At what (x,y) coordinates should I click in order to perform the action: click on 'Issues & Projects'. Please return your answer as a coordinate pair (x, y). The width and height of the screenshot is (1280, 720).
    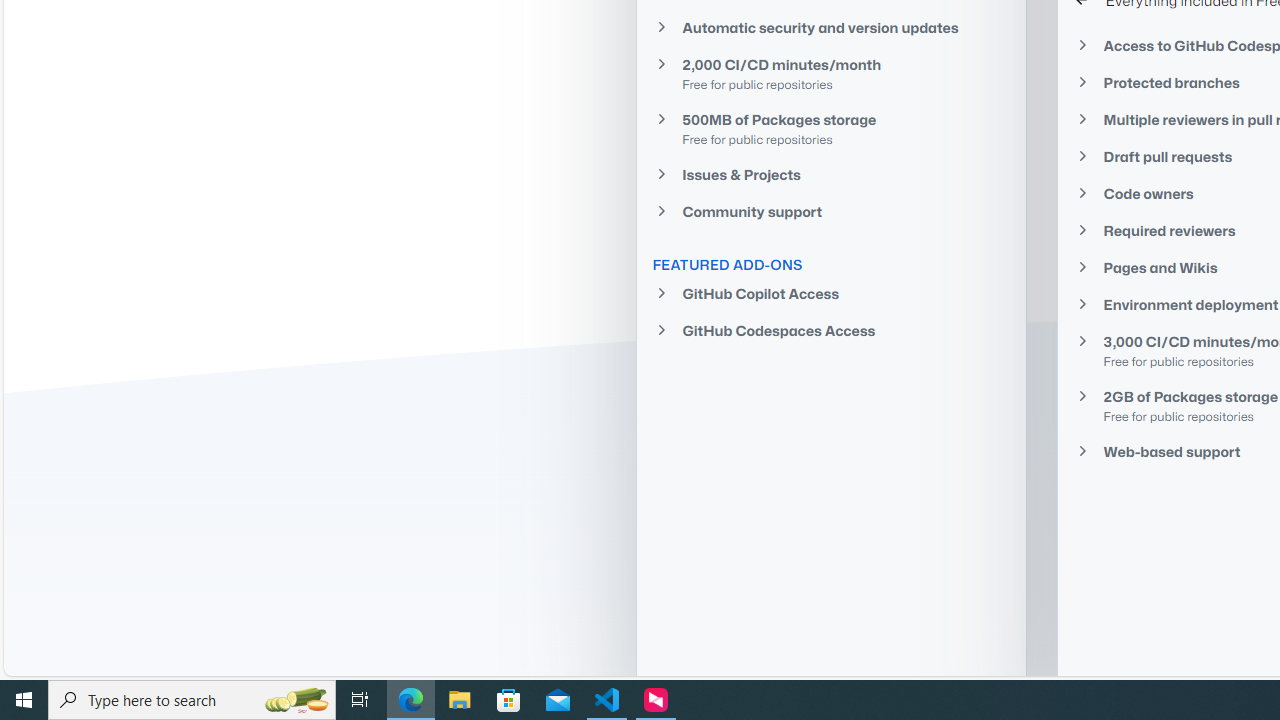
    Looking at the image, I should click on (830, 173).